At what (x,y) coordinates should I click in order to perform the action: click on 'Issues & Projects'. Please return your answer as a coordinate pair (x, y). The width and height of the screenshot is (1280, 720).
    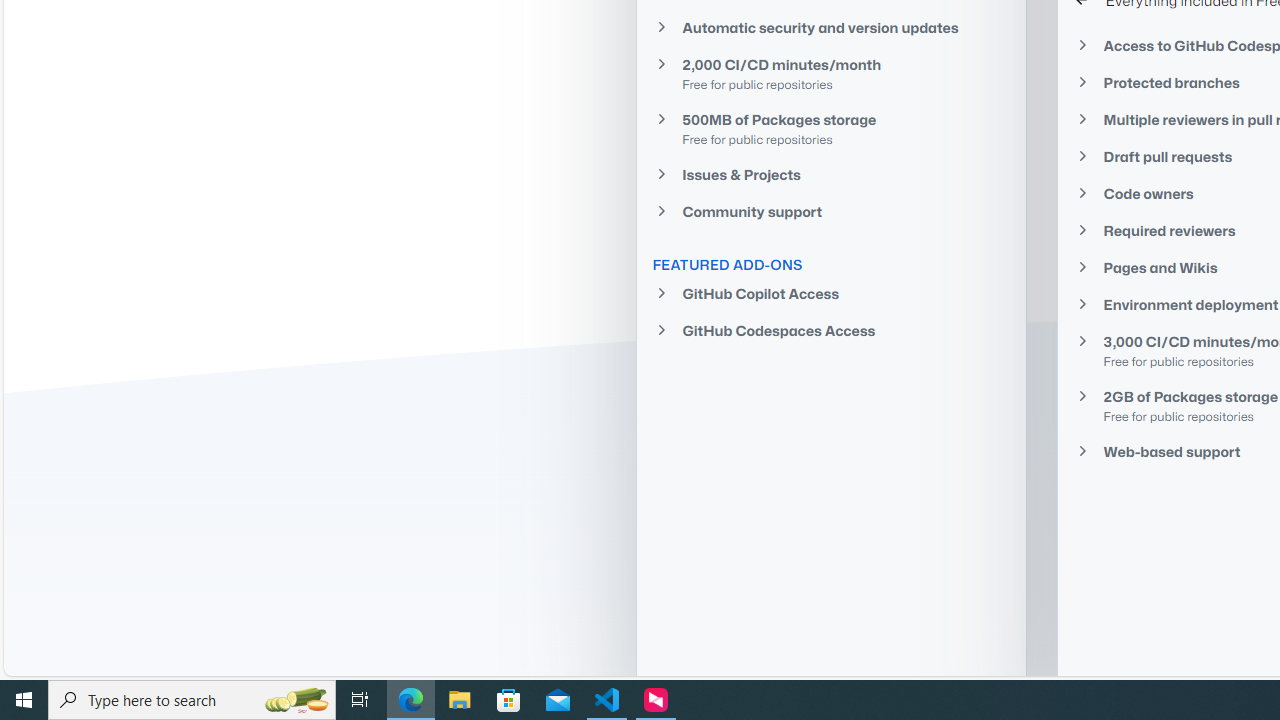
    Looking at the image, I should click on (830, 173).